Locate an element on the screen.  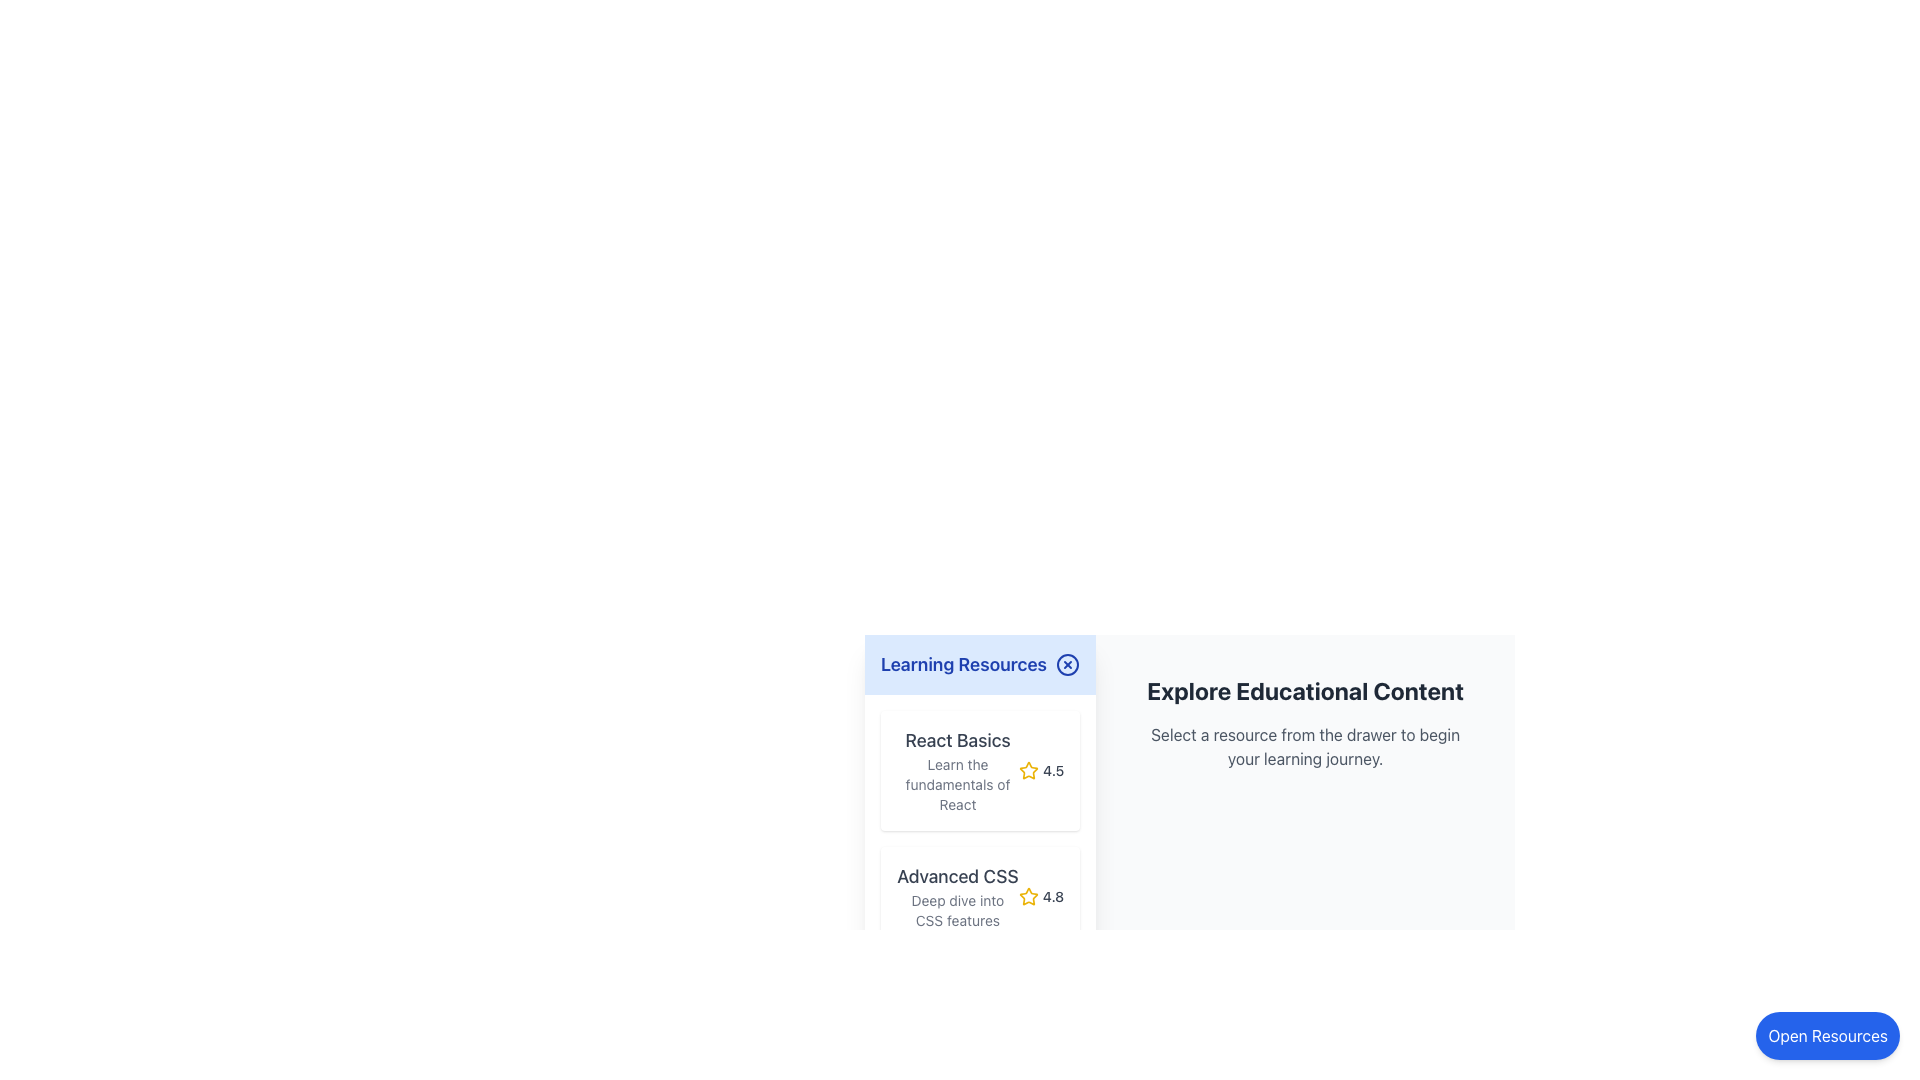
the educational resource card titled 'React Basics' in the 'Learning Resources' section located in the left-hand panel is located at coordinates (980, 770).